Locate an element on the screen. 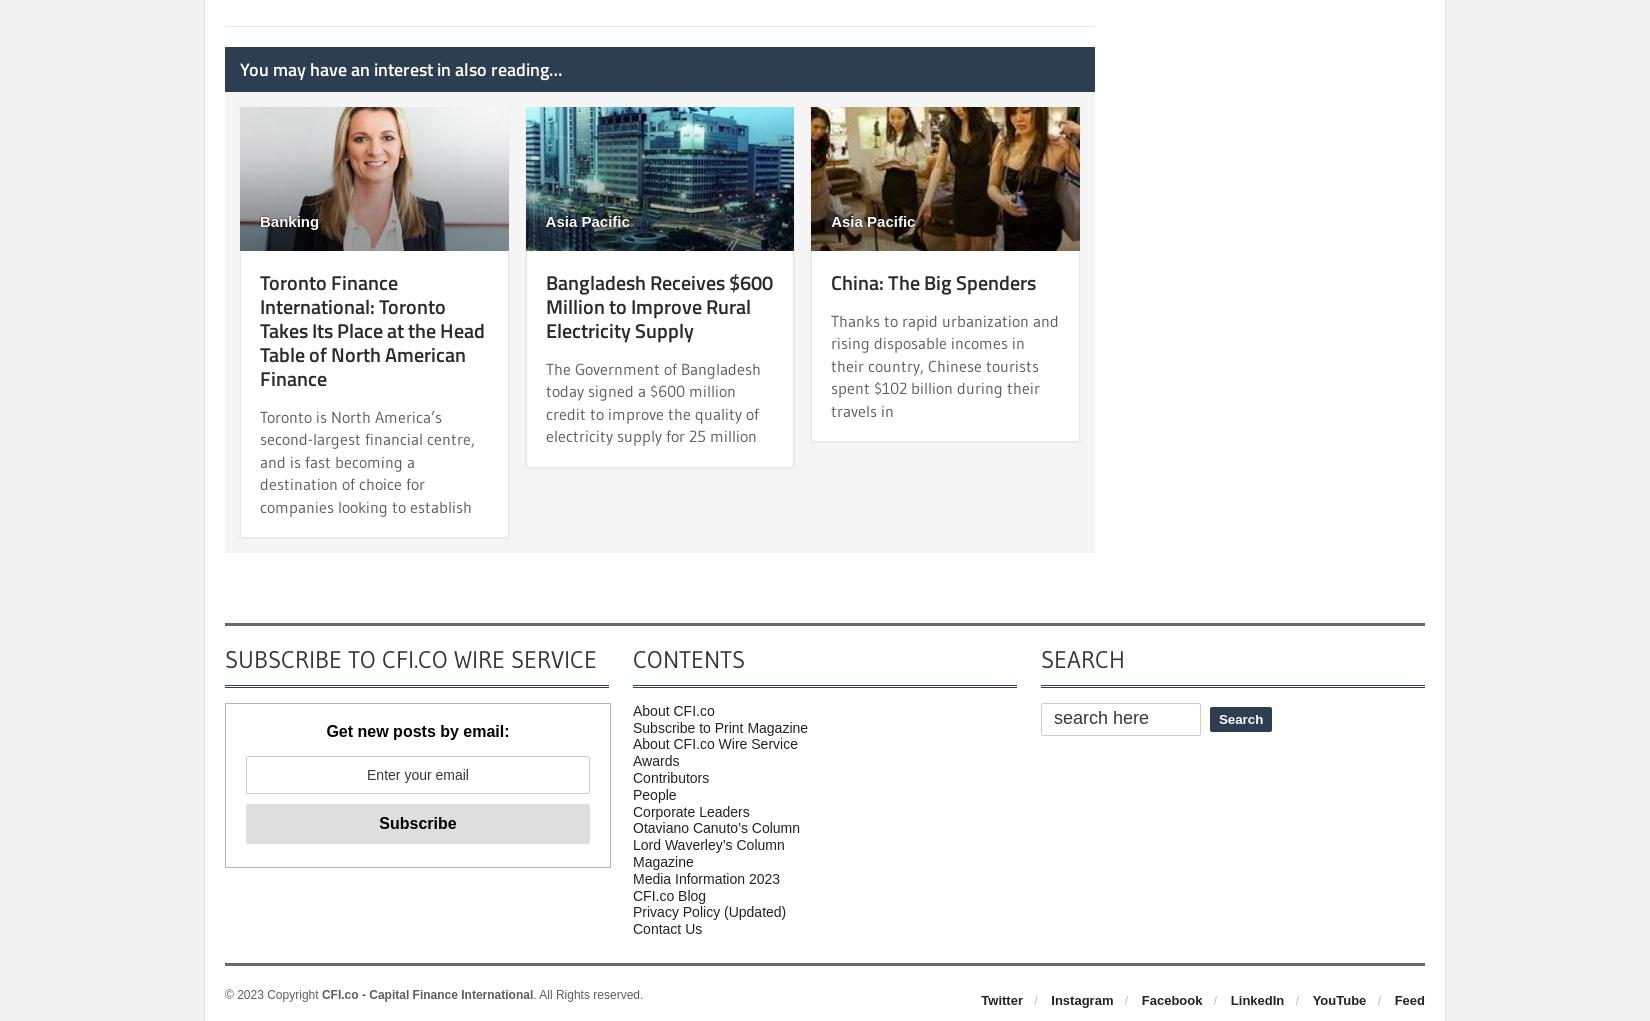 This screenshot has width=1650, height=1021. 'Toronto Finance International: Toronto Takes Its Place at the Head Table of North American Finance' is located at coordinates (372, 329).